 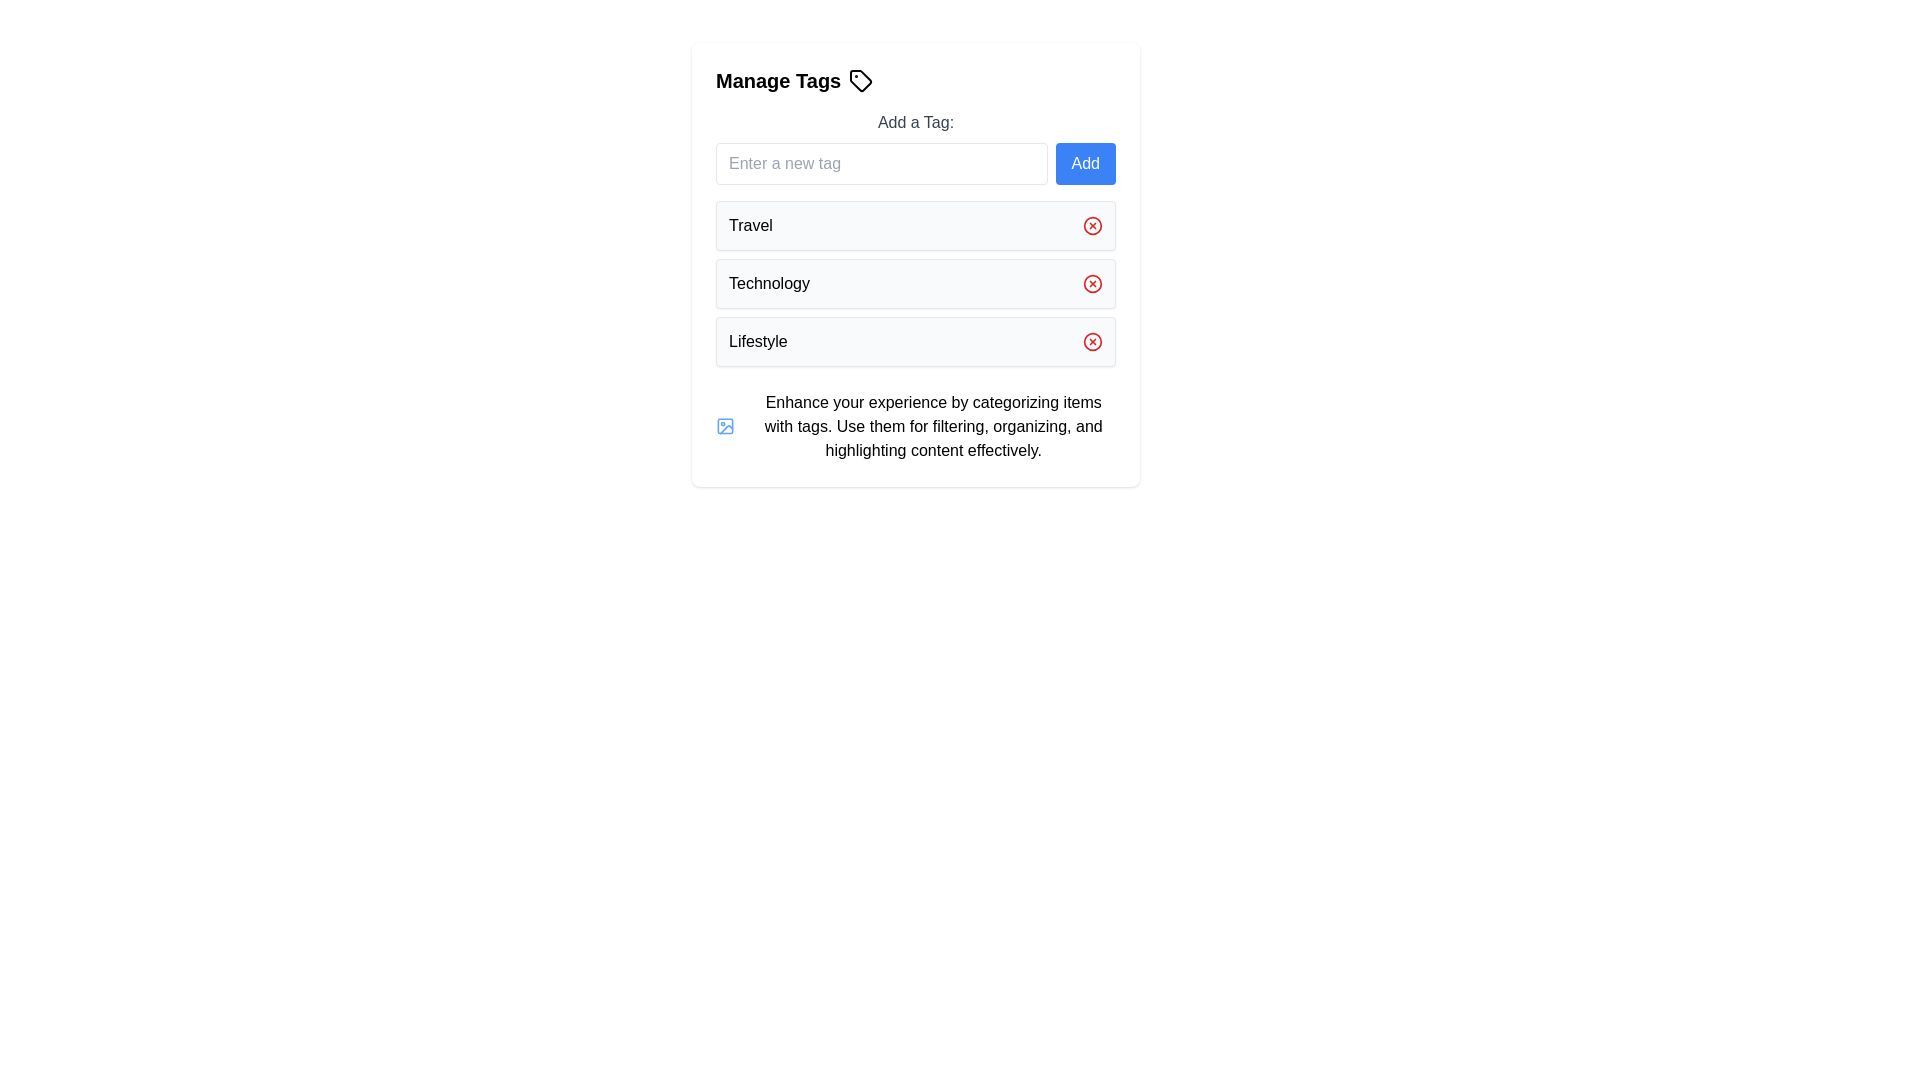 I want to click on the 'Technology' text label in the 'Manage Tags' interface, which is located as the second item in a vertical list, to access adjacent actionable components, so click(x=768, y=284).